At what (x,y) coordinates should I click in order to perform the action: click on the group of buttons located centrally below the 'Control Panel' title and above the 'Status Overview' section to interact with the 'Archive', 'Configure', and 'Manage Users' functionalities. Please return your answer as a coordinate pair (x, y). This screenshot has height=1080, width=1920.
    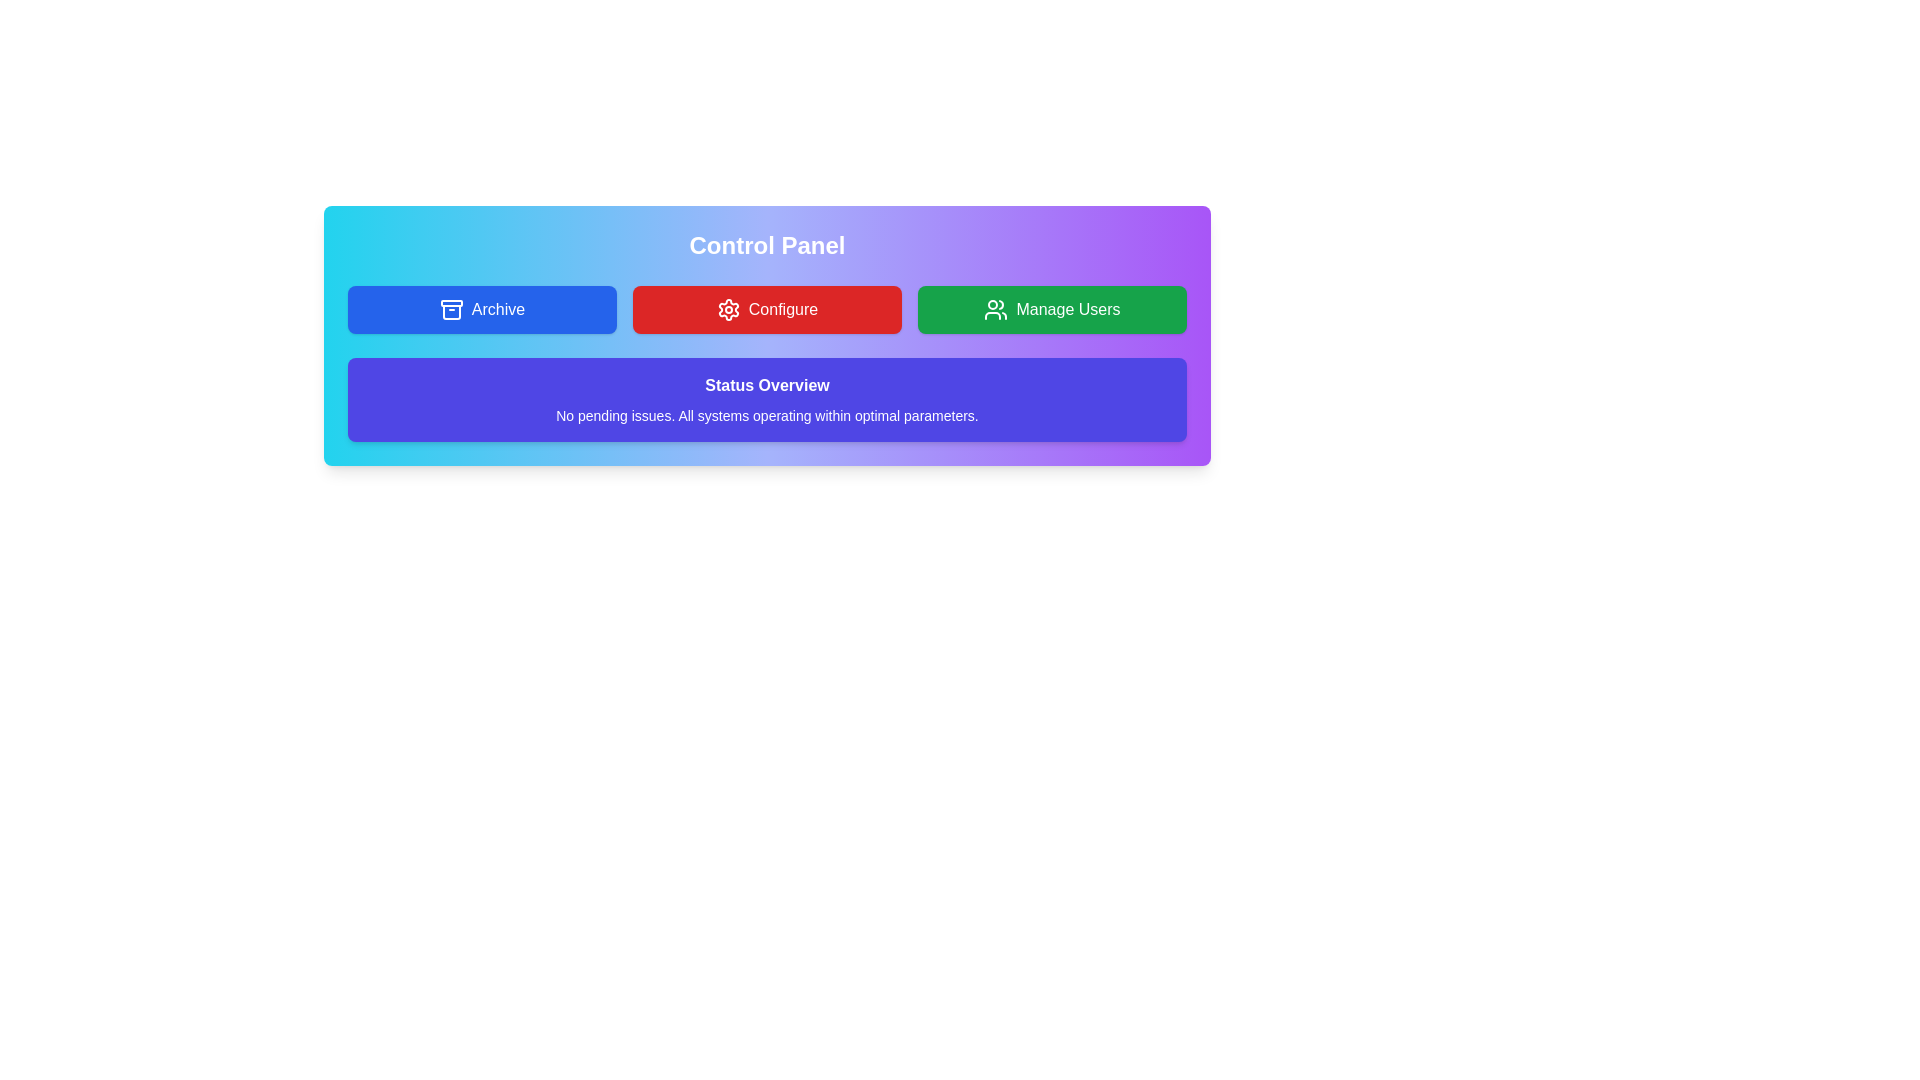
    Looking at the image, I should click on (766, 309).